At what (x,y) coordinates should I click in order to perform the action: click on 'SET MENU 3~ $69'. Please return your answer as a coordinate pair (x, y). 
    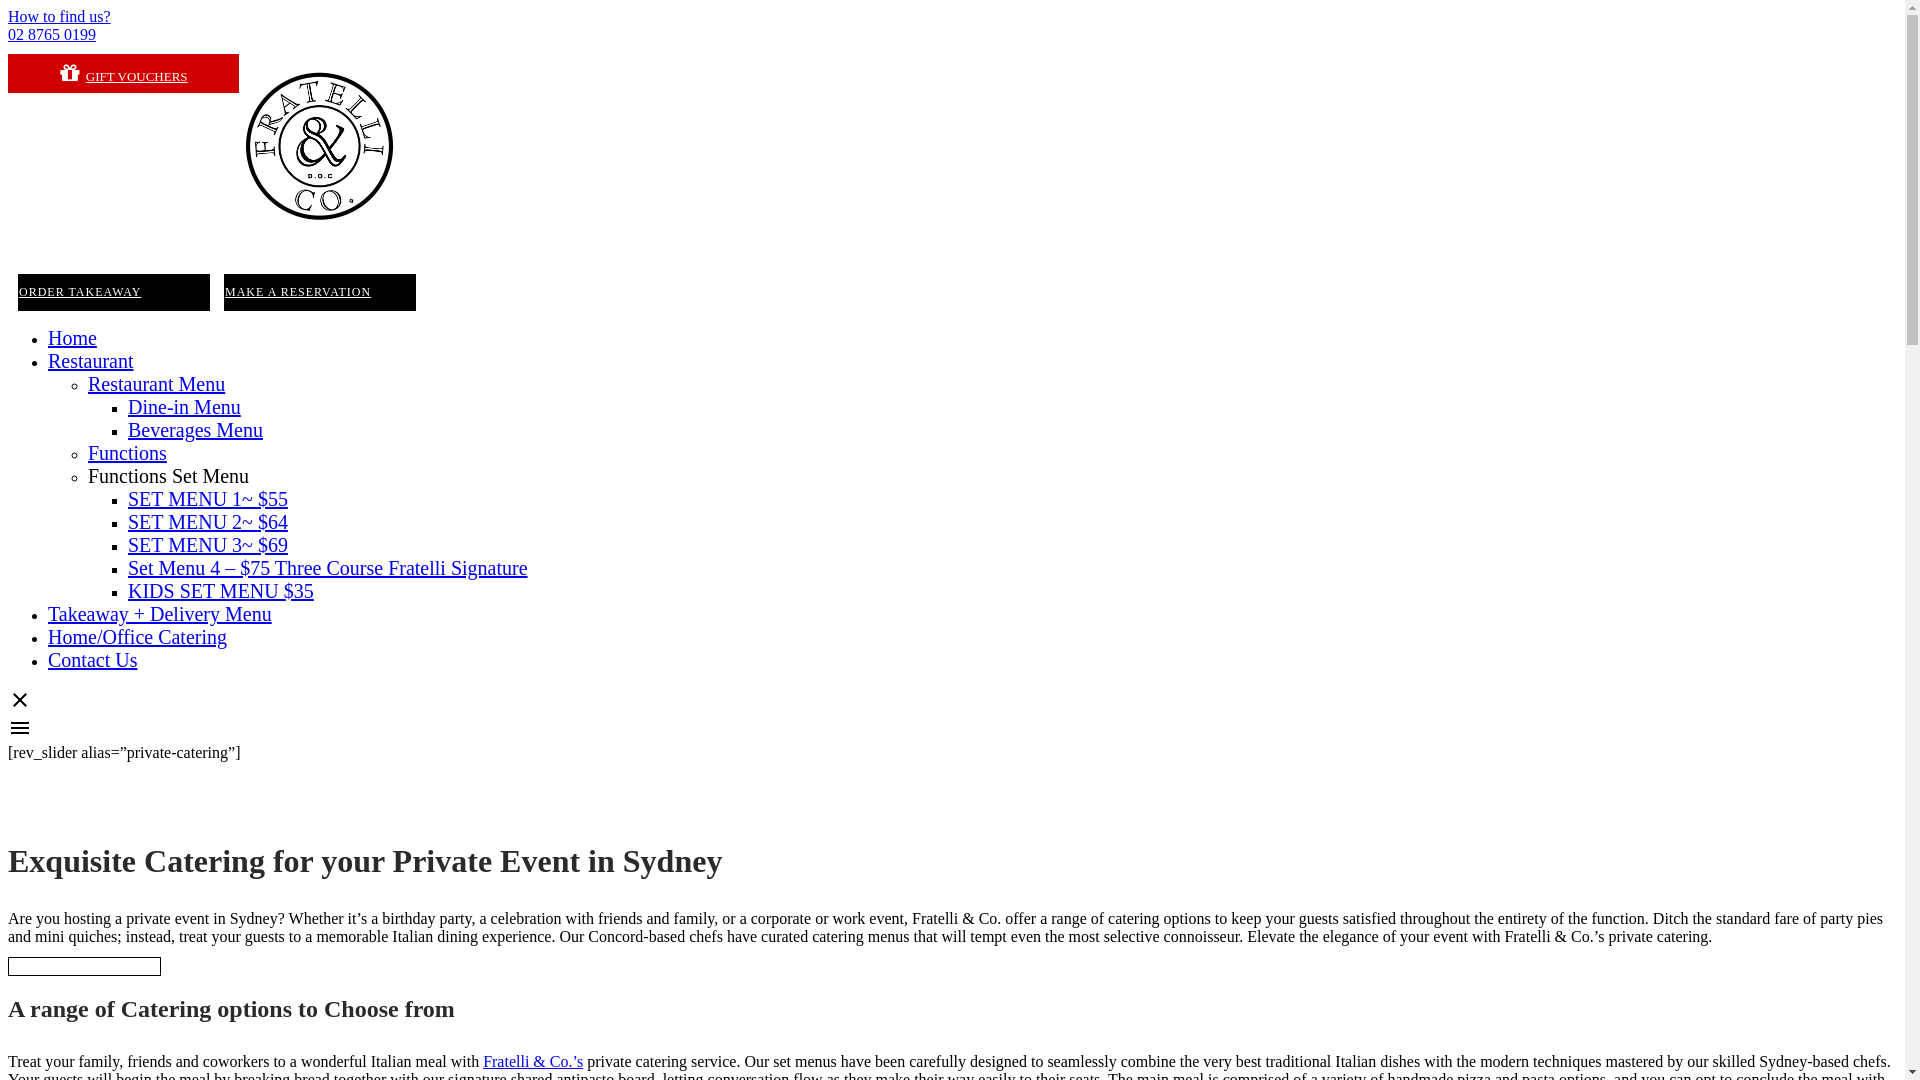
    Looking at the image, I should click on (127, 544).